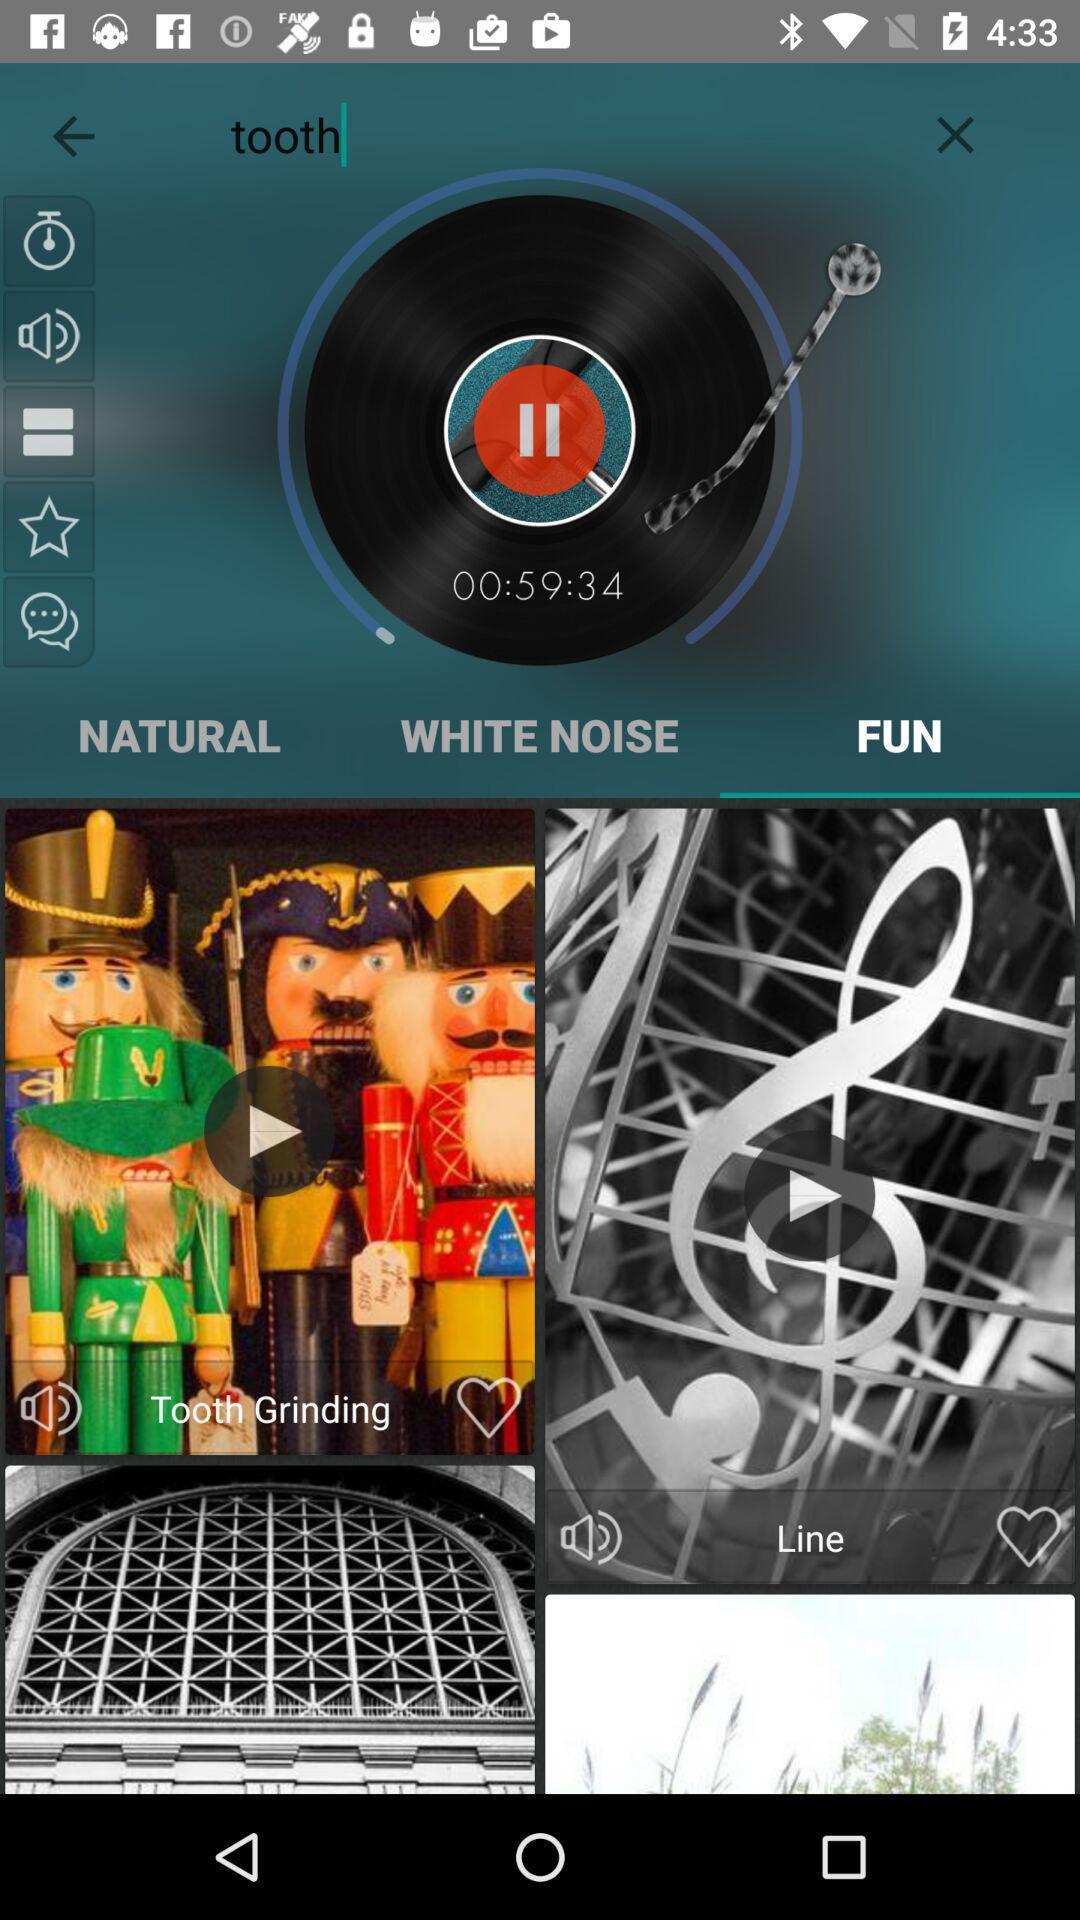 Image resolution: width=1080 pixels, height=1920 pixels. What do you see at coordinates (1029, 1536) in the screenshot?
I see `favorite` at bounding box center [1029, 1536].